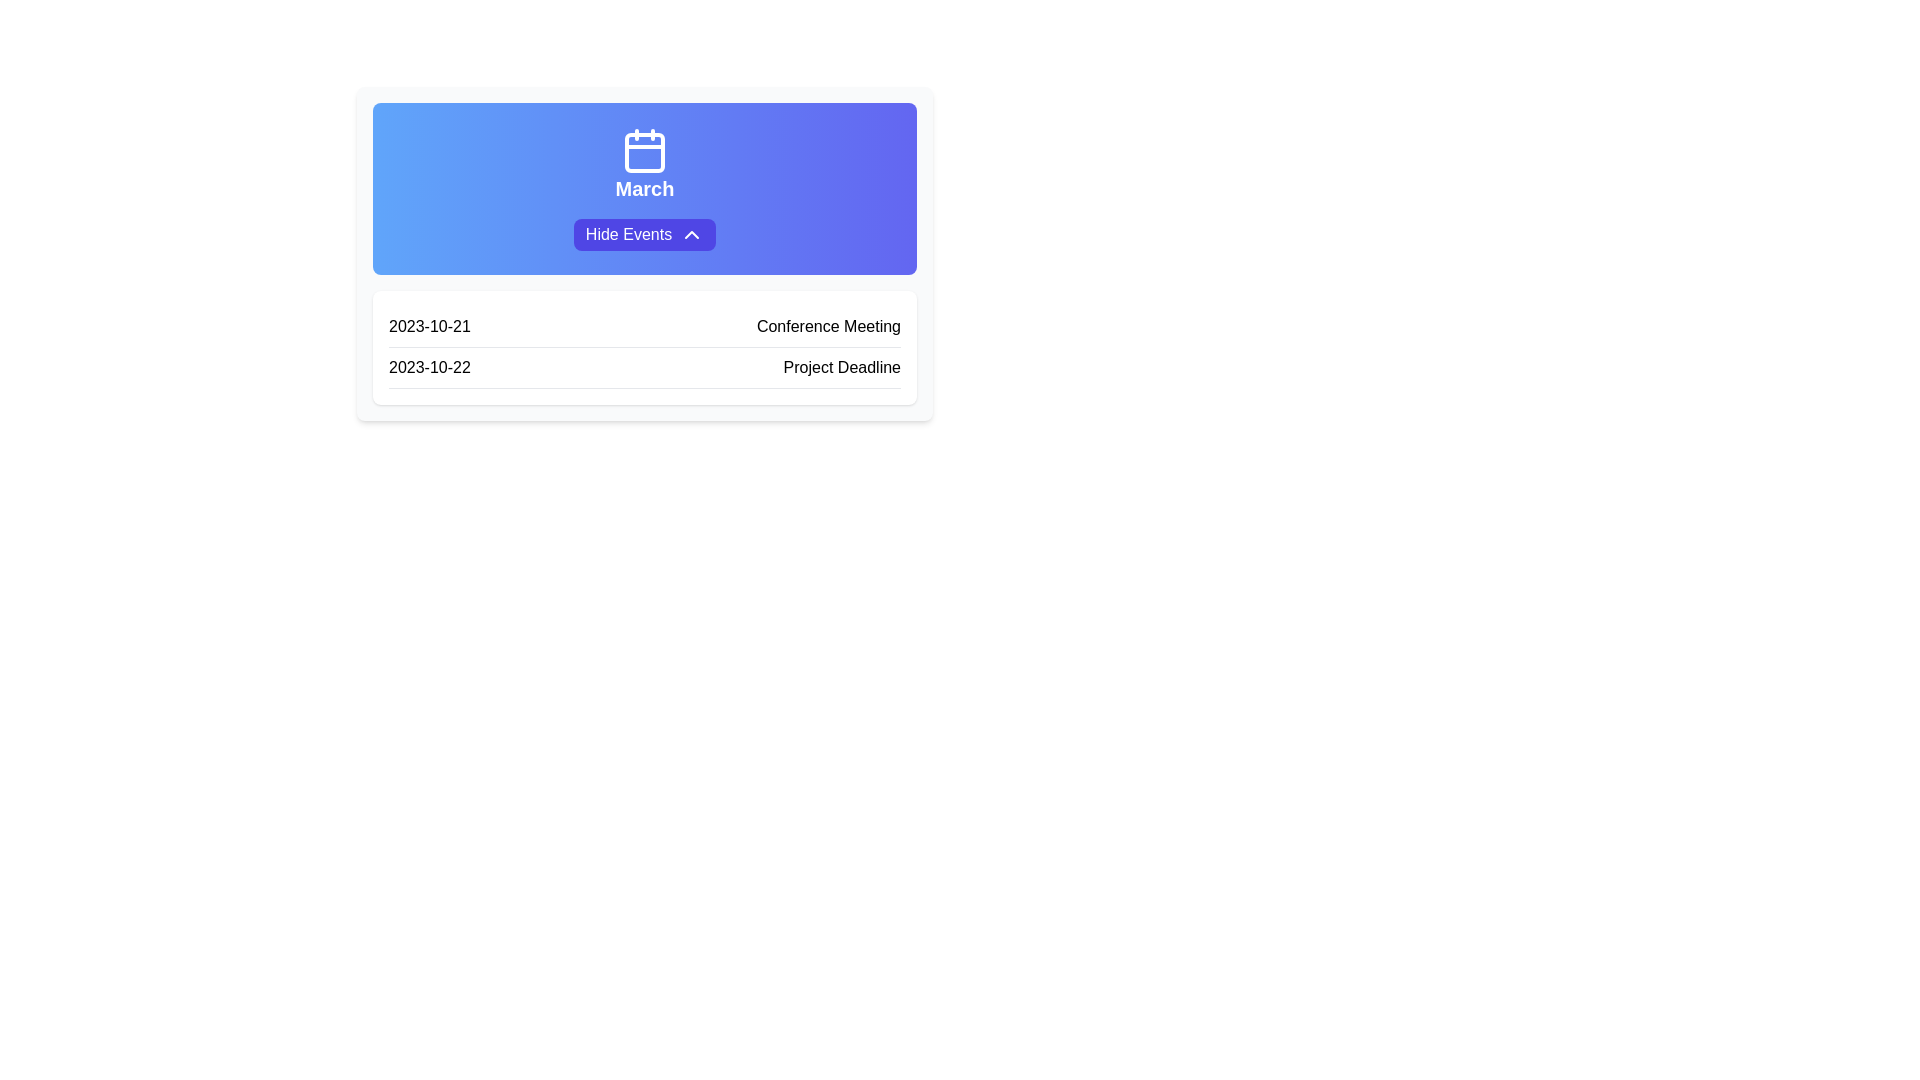 Image resolution: width=1920 pixels, height=1080 pixels. What do you see at coordinates (428, 326) in the screenshot?
I see `text content of the first Text Label displaying the date '2023-10-21', which is aligned to the left and part of a row with the label 'Conference Meeting'` at bounding box center [428, 326].